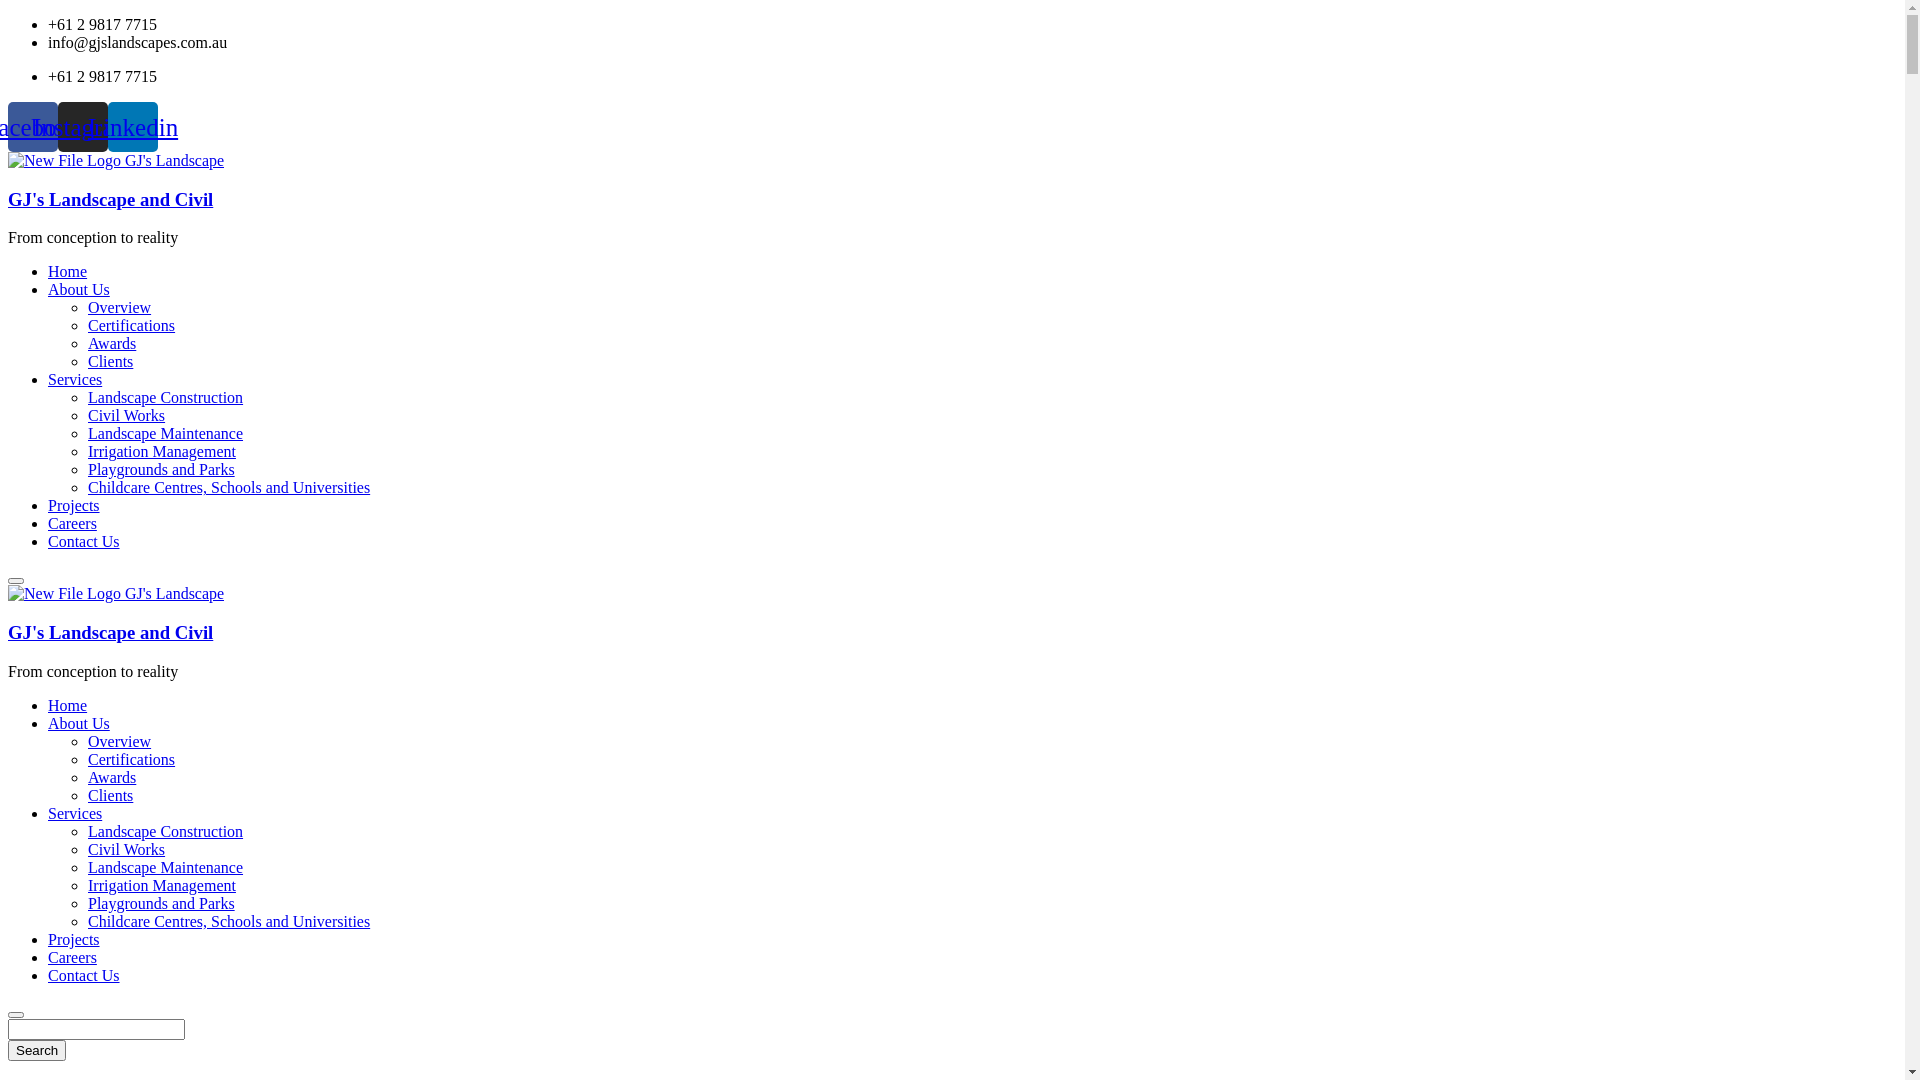  Describe the element at coordinates (125, 849) in the screenshot. I see `'Civil Works'` at that location.